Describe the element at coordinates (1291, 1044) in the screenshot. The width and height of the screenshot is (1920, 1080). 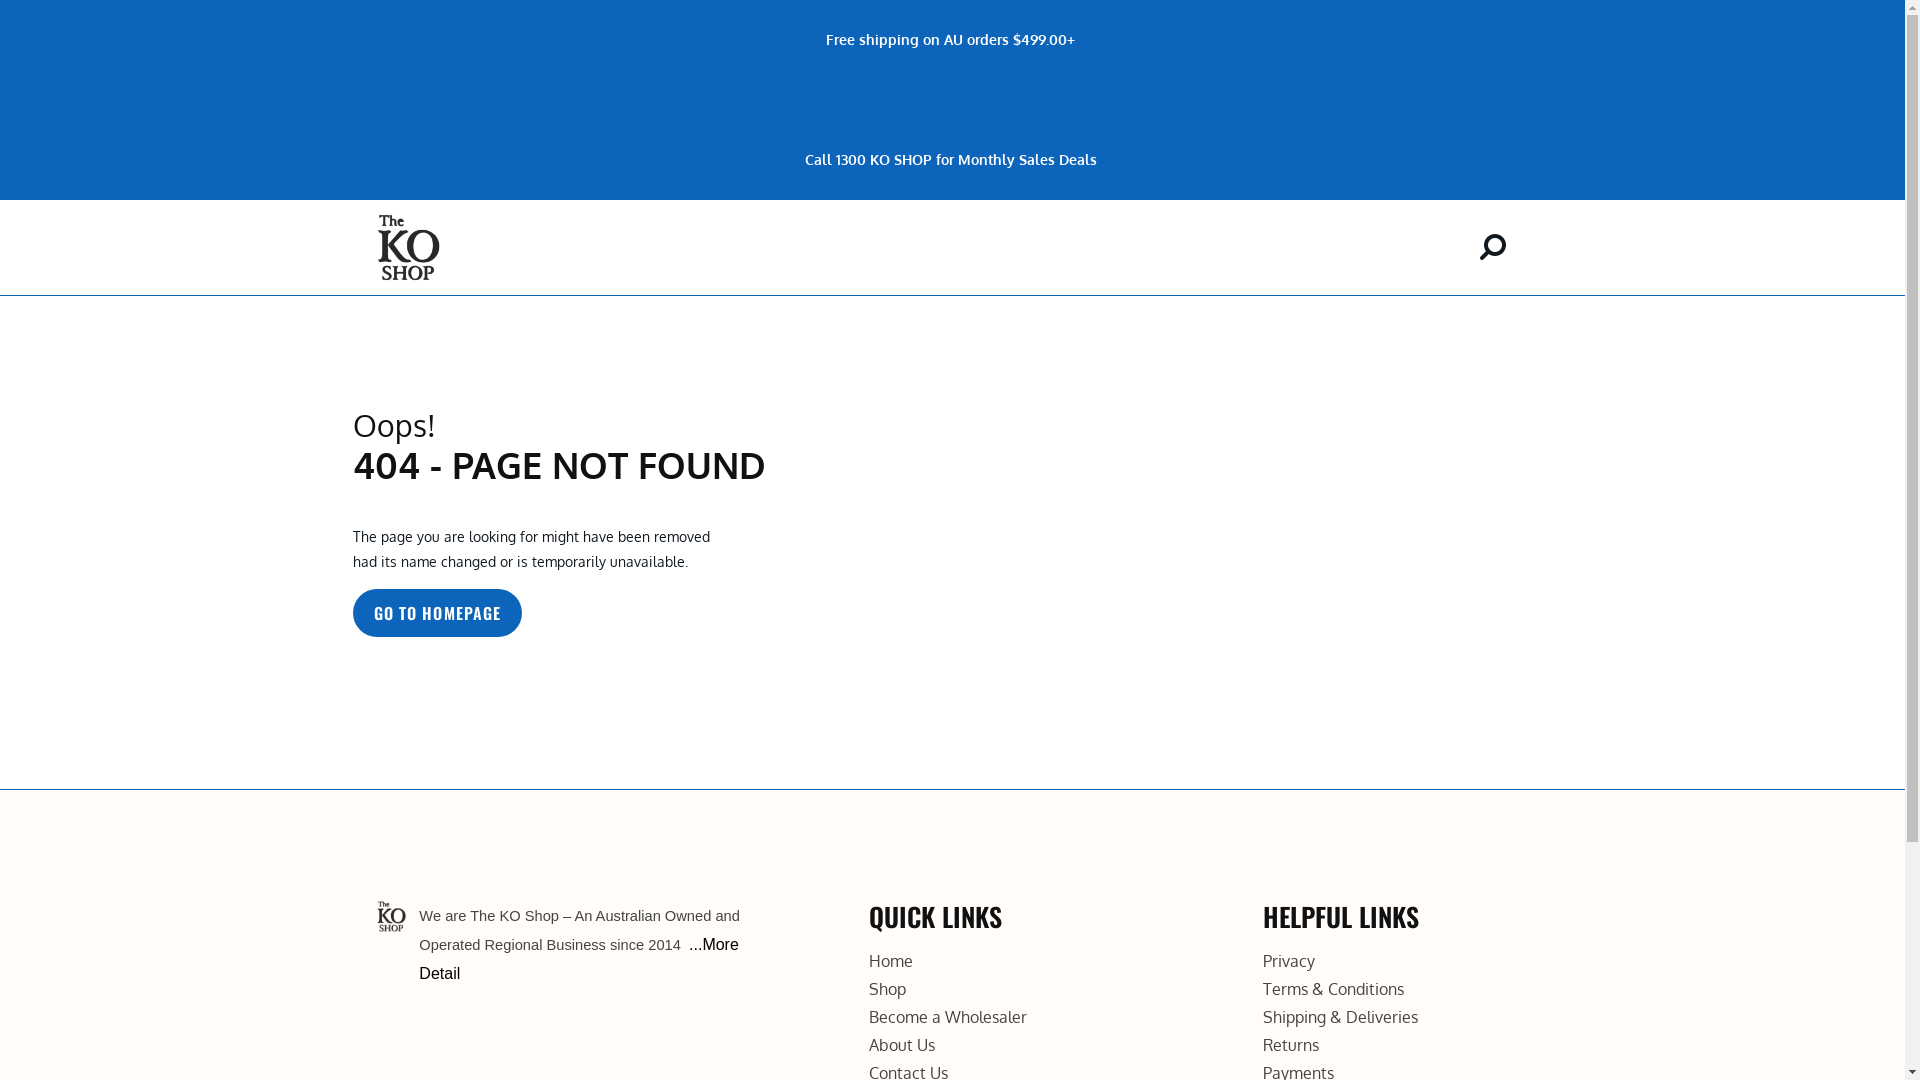
I see `'Returns'` at that location.